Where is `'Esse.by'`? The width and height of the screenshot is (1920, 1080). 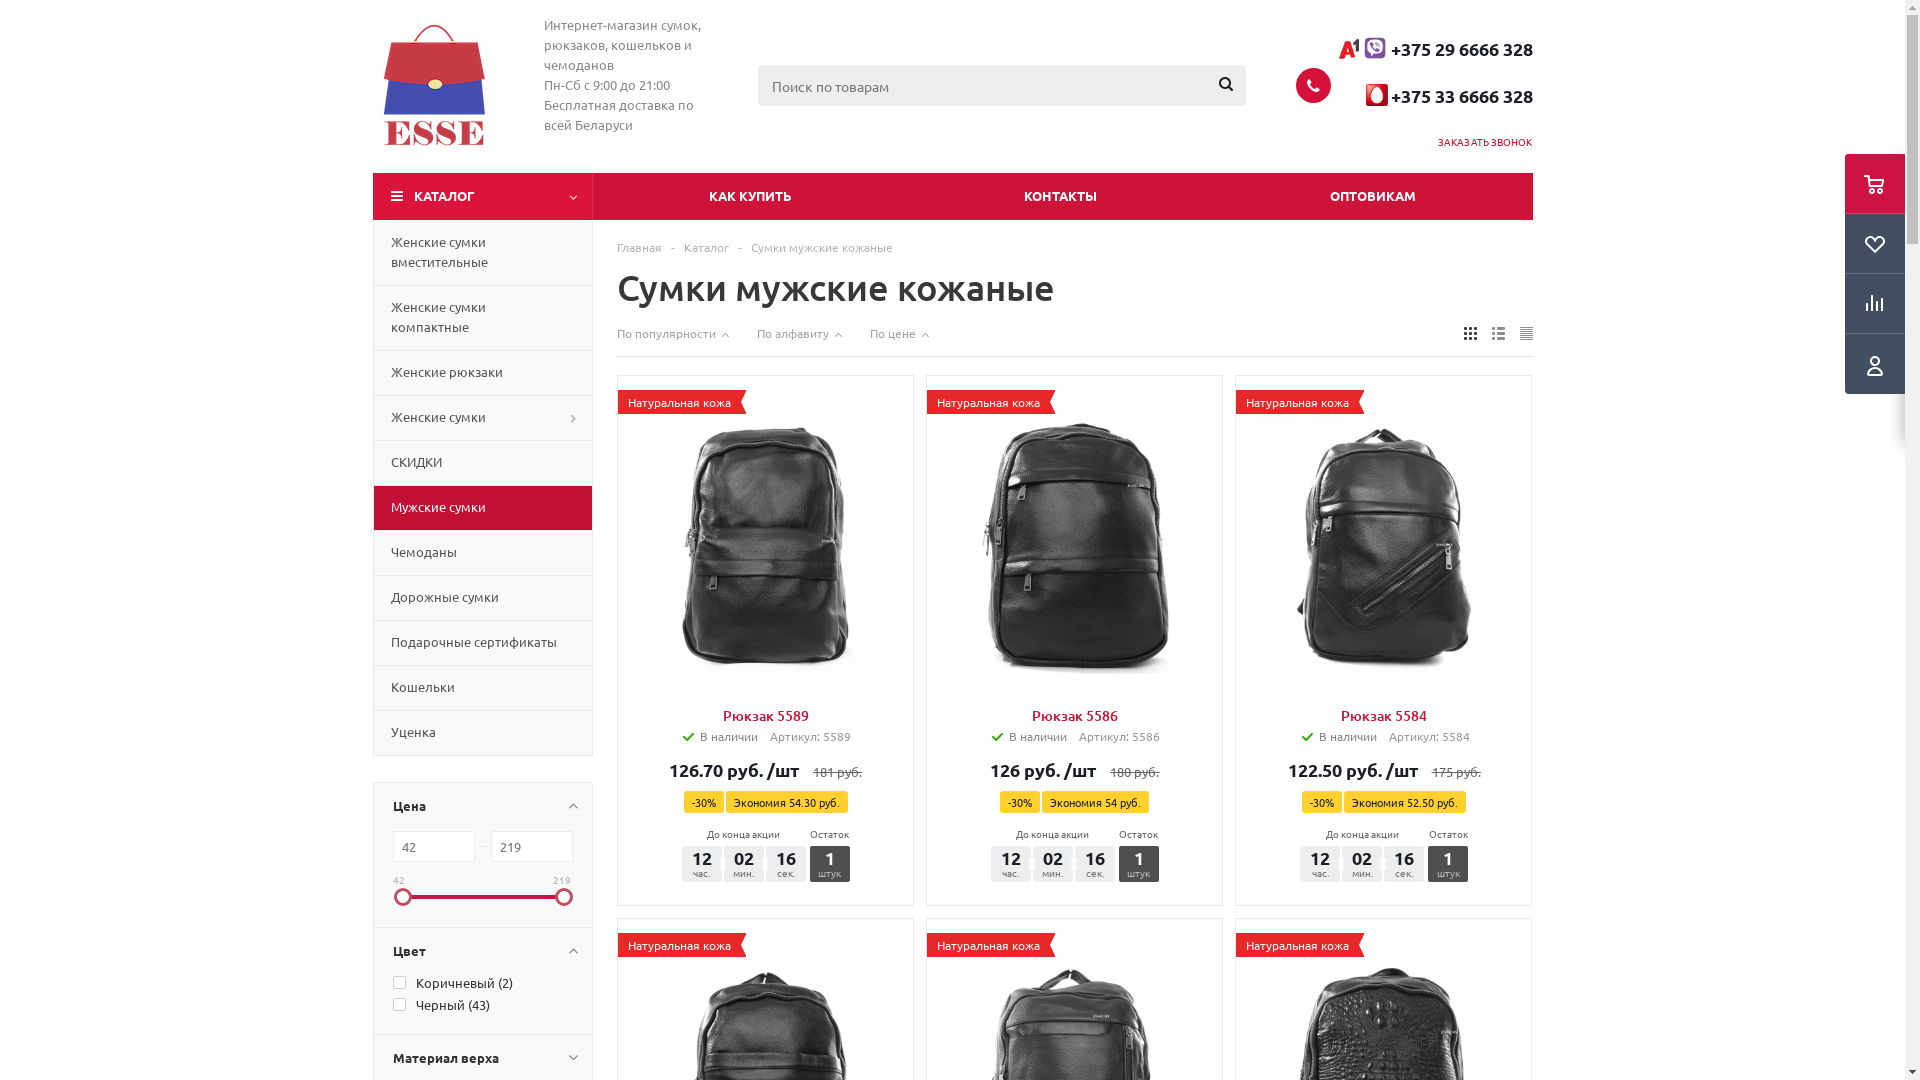
'Esse.by' is located at coordinates (431, 83).